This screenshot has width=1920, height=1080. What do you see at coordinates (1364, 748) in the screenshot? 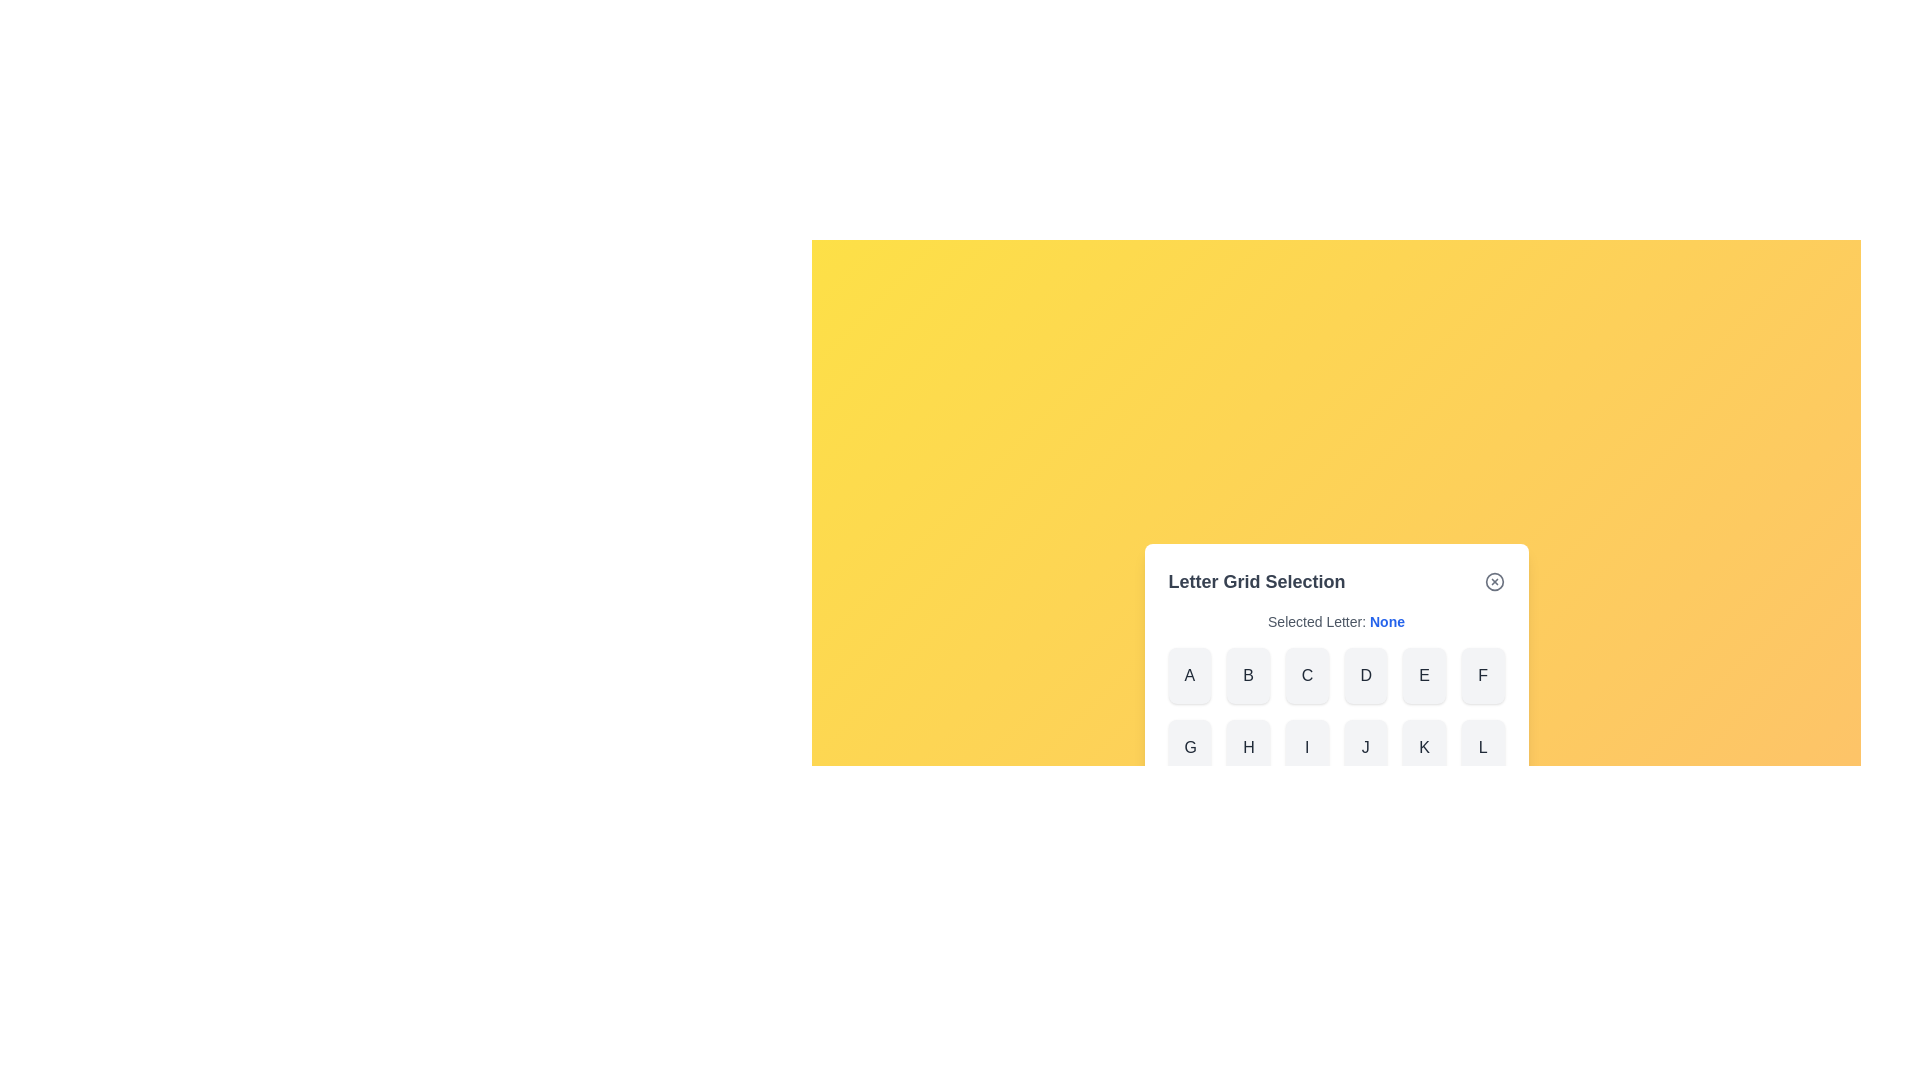
I see `the letter J from the grid` at bounding box center [1364, 748].